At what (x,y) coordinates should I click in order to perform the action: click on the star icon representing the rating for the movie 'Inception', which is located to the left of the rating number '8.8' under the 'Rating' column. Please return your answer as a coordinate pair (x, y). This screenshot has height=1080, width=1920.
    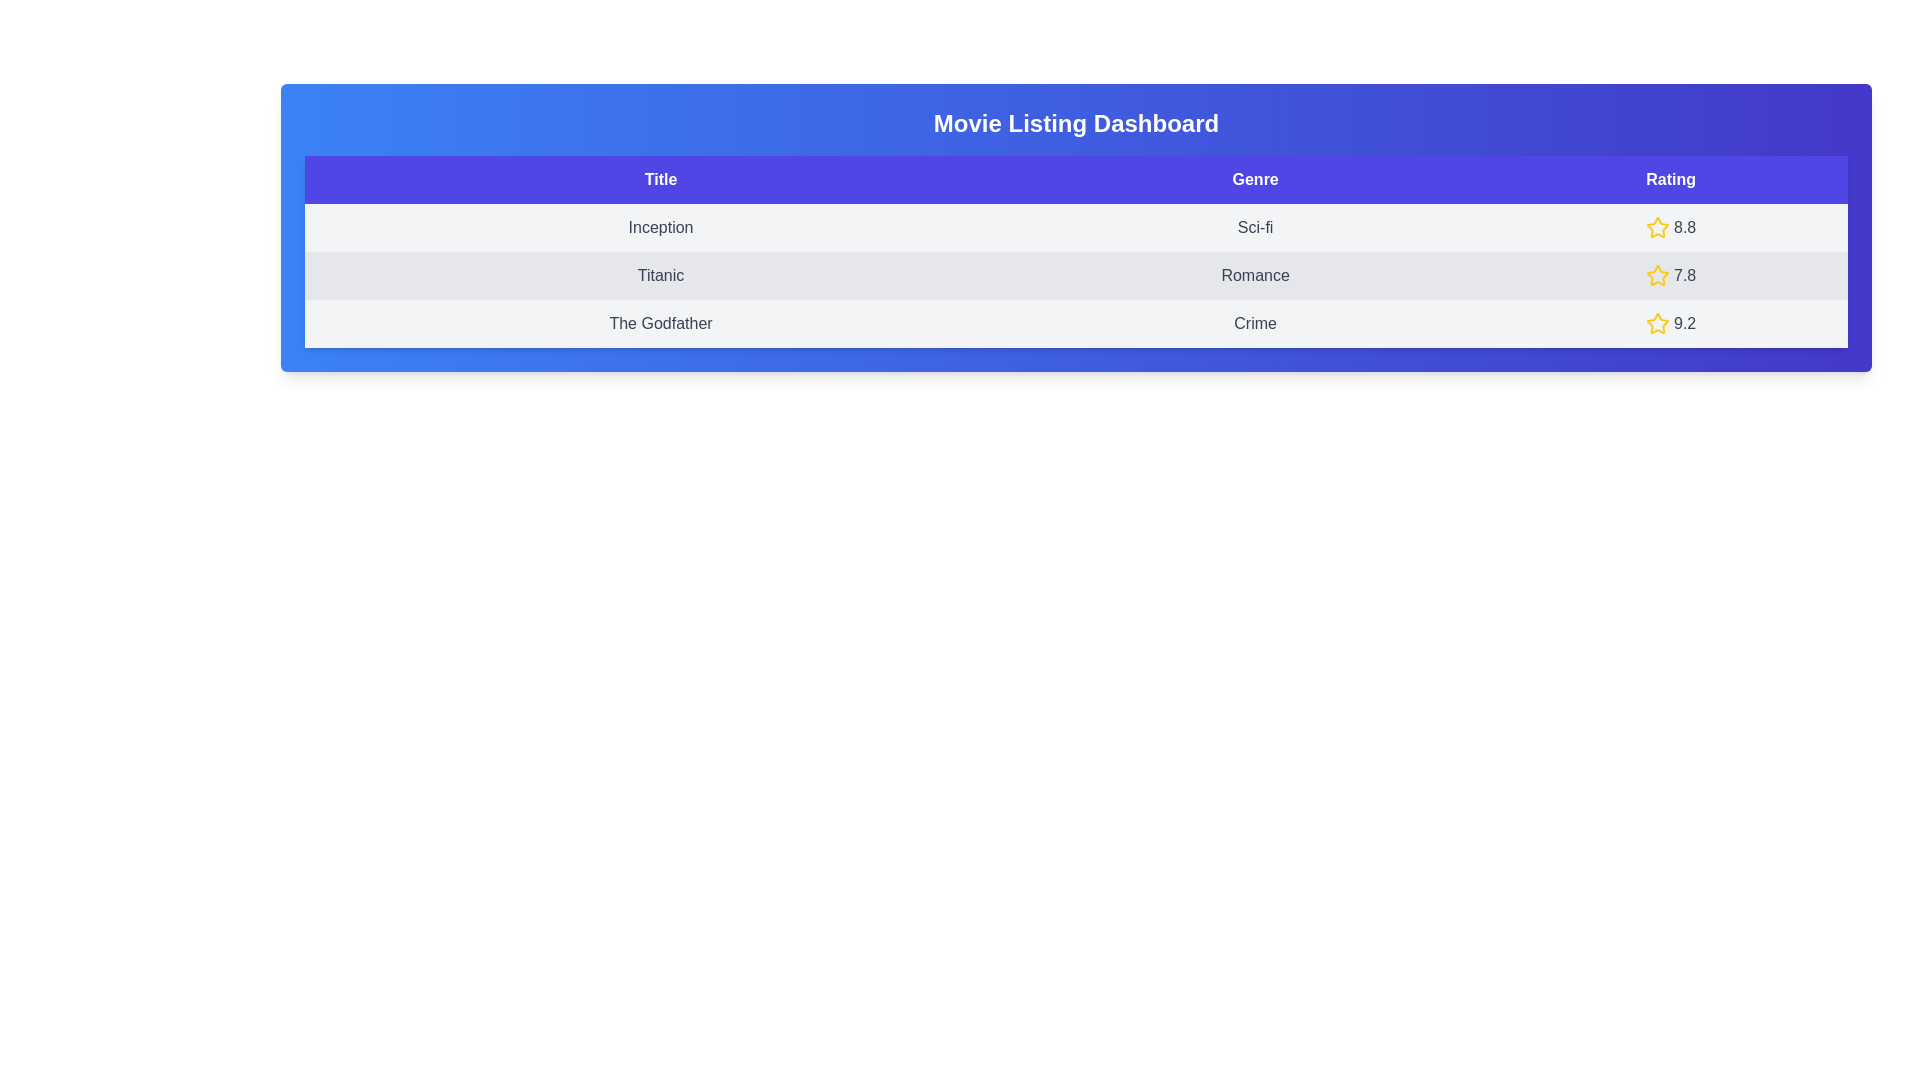
    Looking at the image, I should click on (1657, 226).